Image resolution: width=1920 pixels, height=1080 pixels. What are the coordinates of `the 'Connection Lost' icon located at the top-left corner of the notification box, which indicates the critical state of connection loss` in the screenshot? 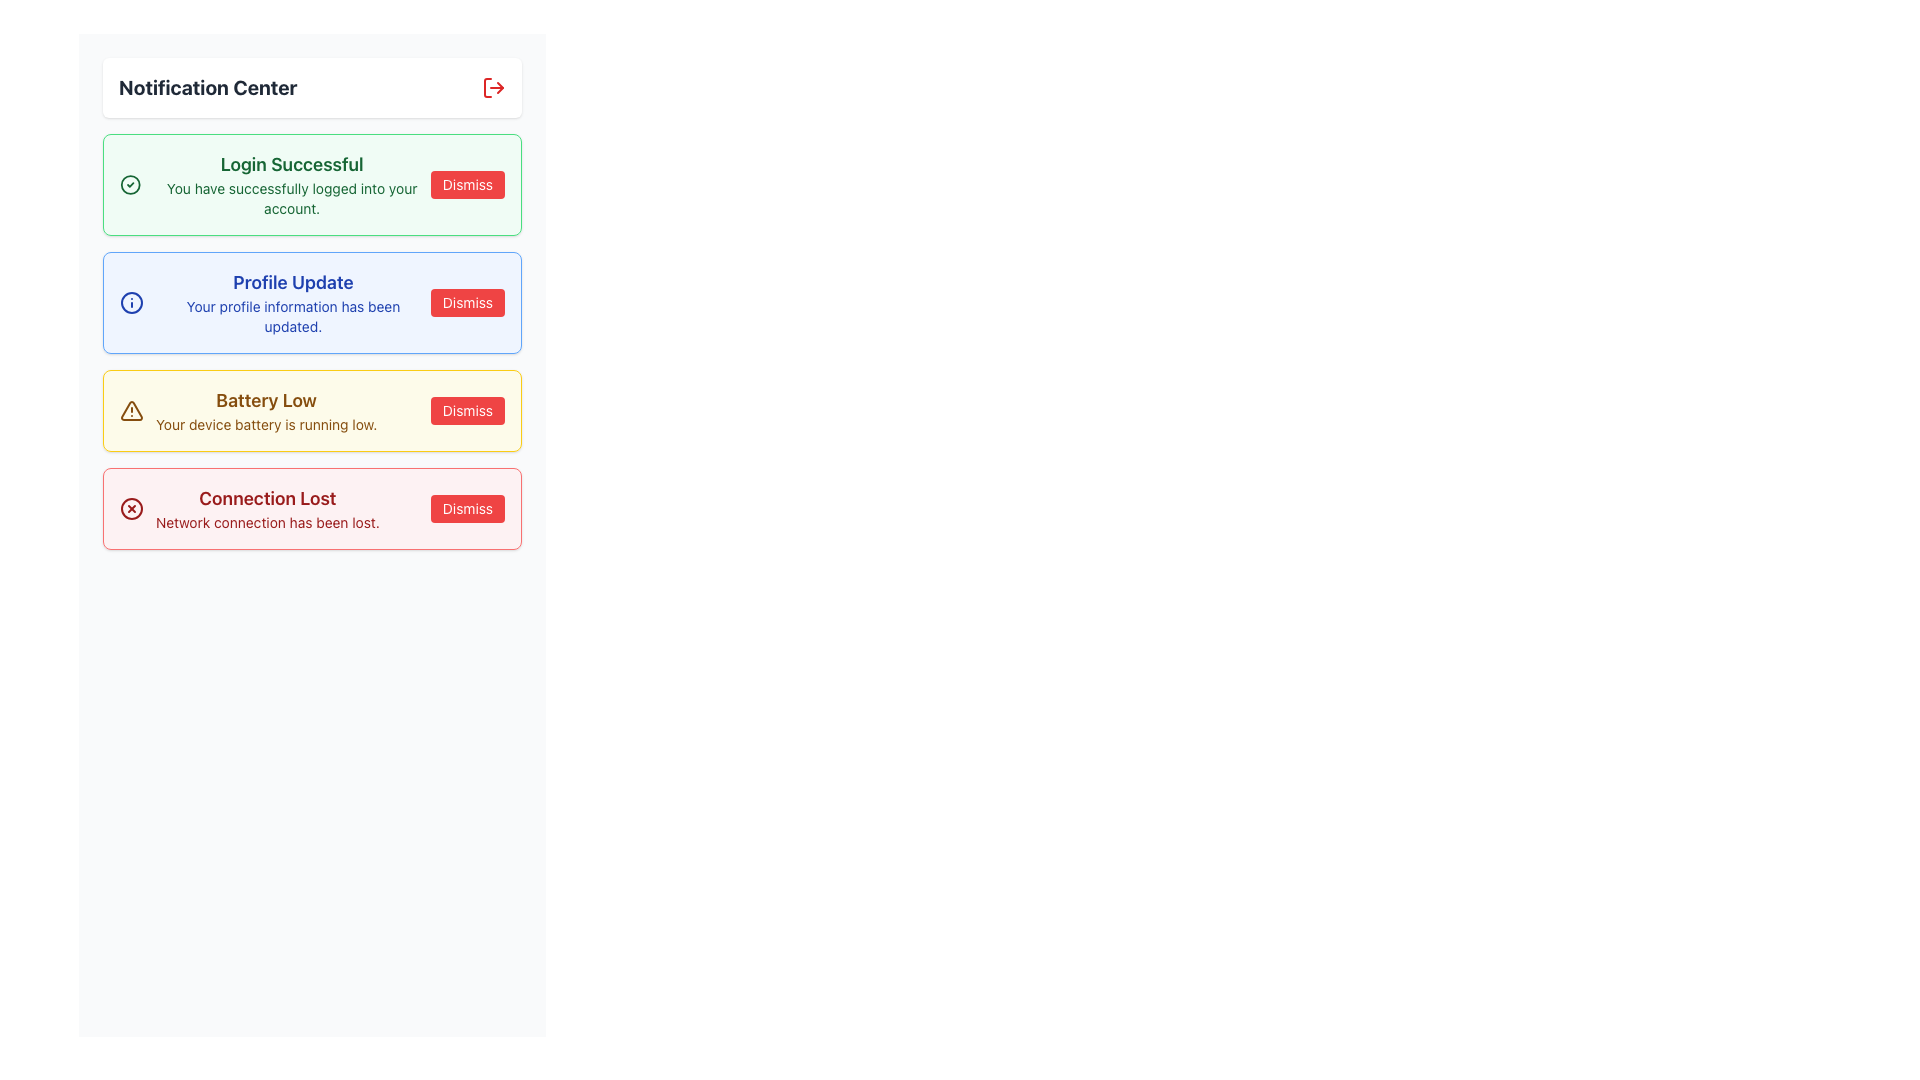 It's located at (131, 508).